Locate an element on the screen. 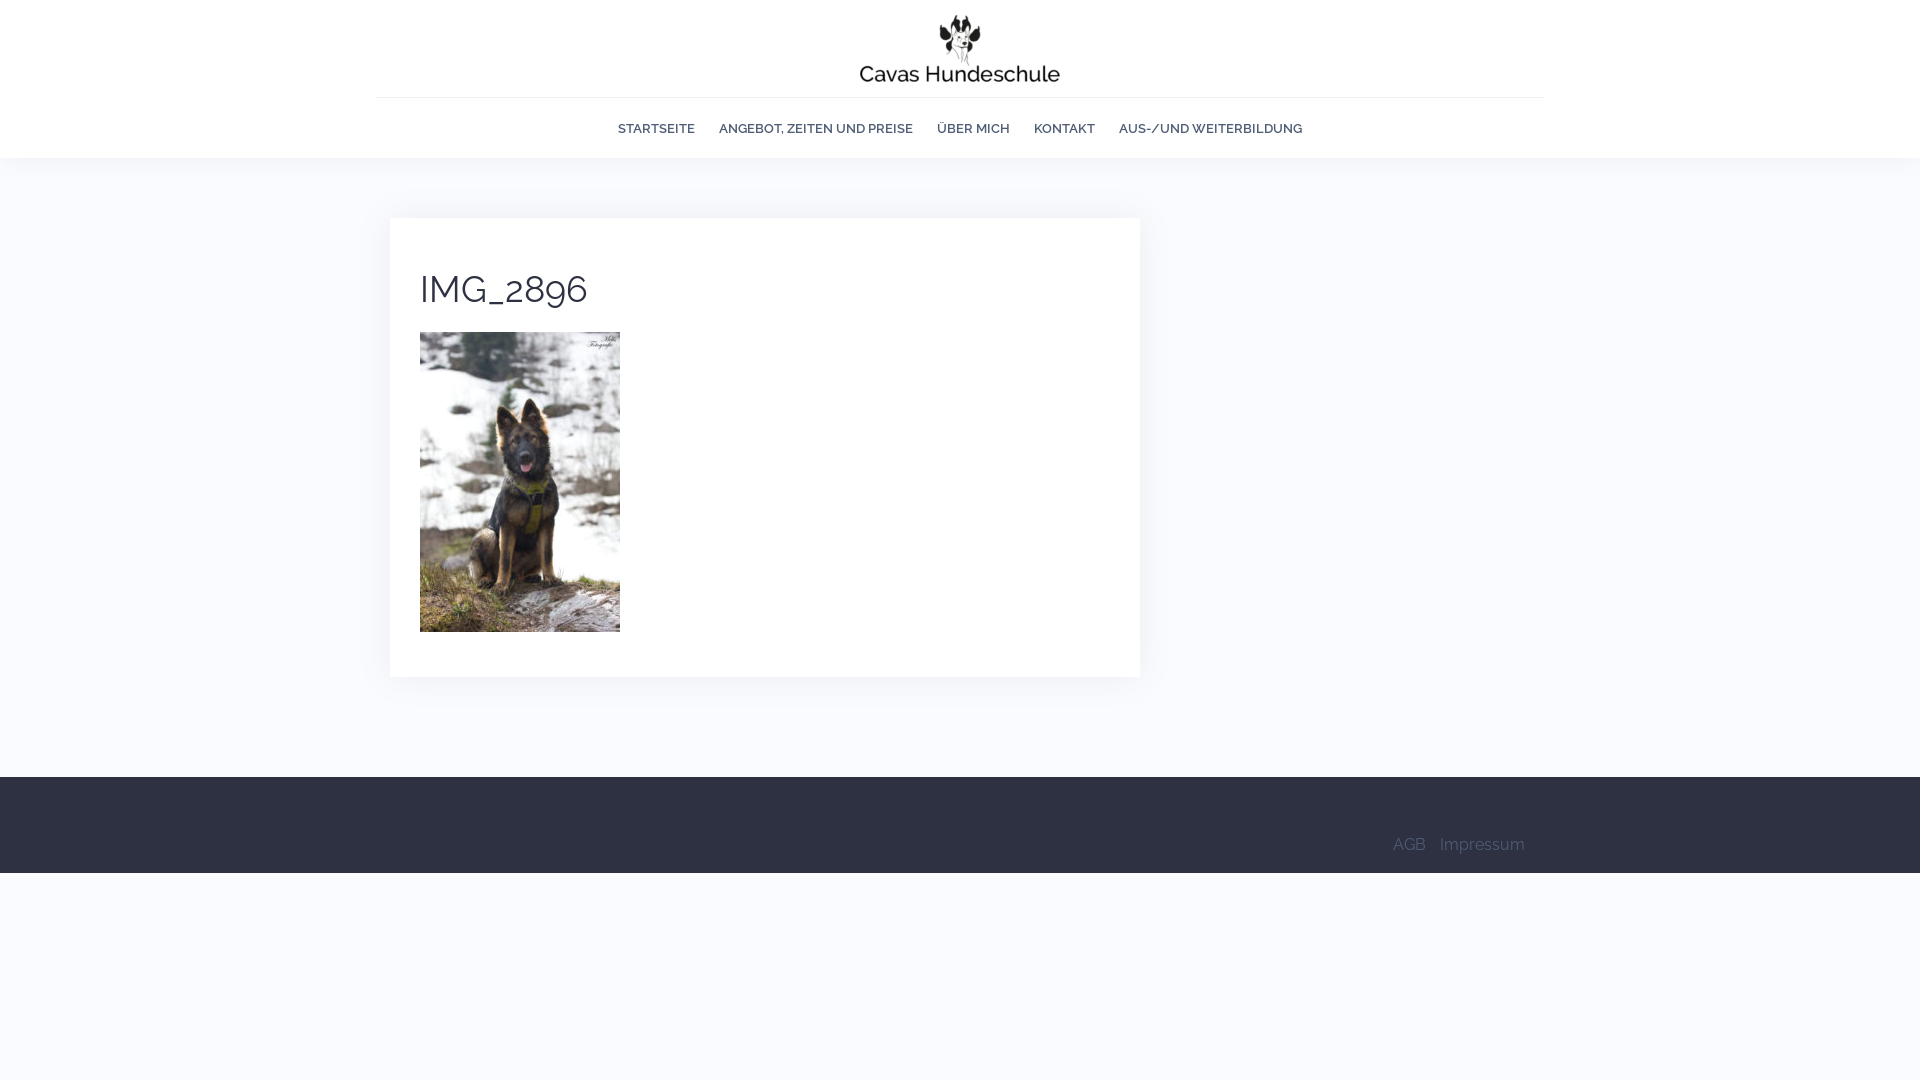 This screenshot has height=1080, width=1920. 'KONTAKT' is located at coordinates (1063, 129).